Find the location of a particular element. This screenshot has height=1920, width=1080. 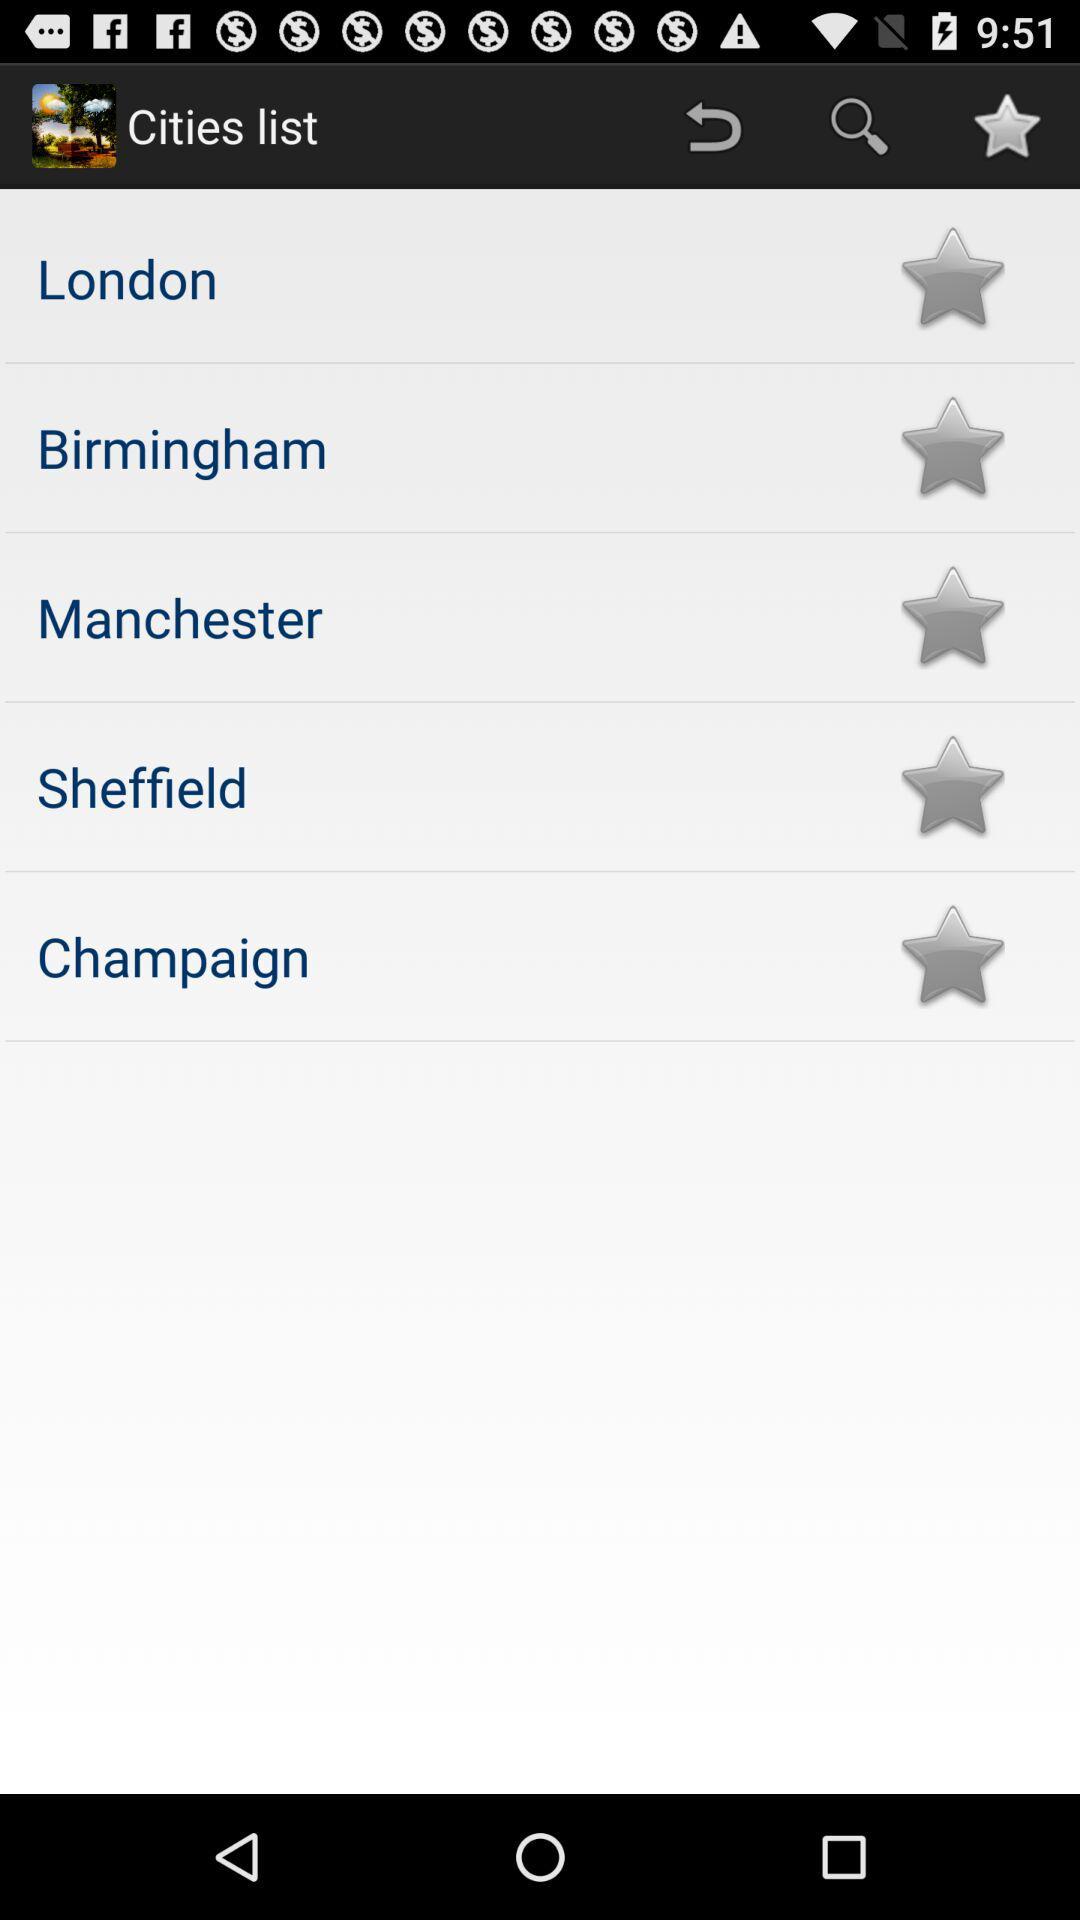

the manchester icon is located at coordinates (448, 615).